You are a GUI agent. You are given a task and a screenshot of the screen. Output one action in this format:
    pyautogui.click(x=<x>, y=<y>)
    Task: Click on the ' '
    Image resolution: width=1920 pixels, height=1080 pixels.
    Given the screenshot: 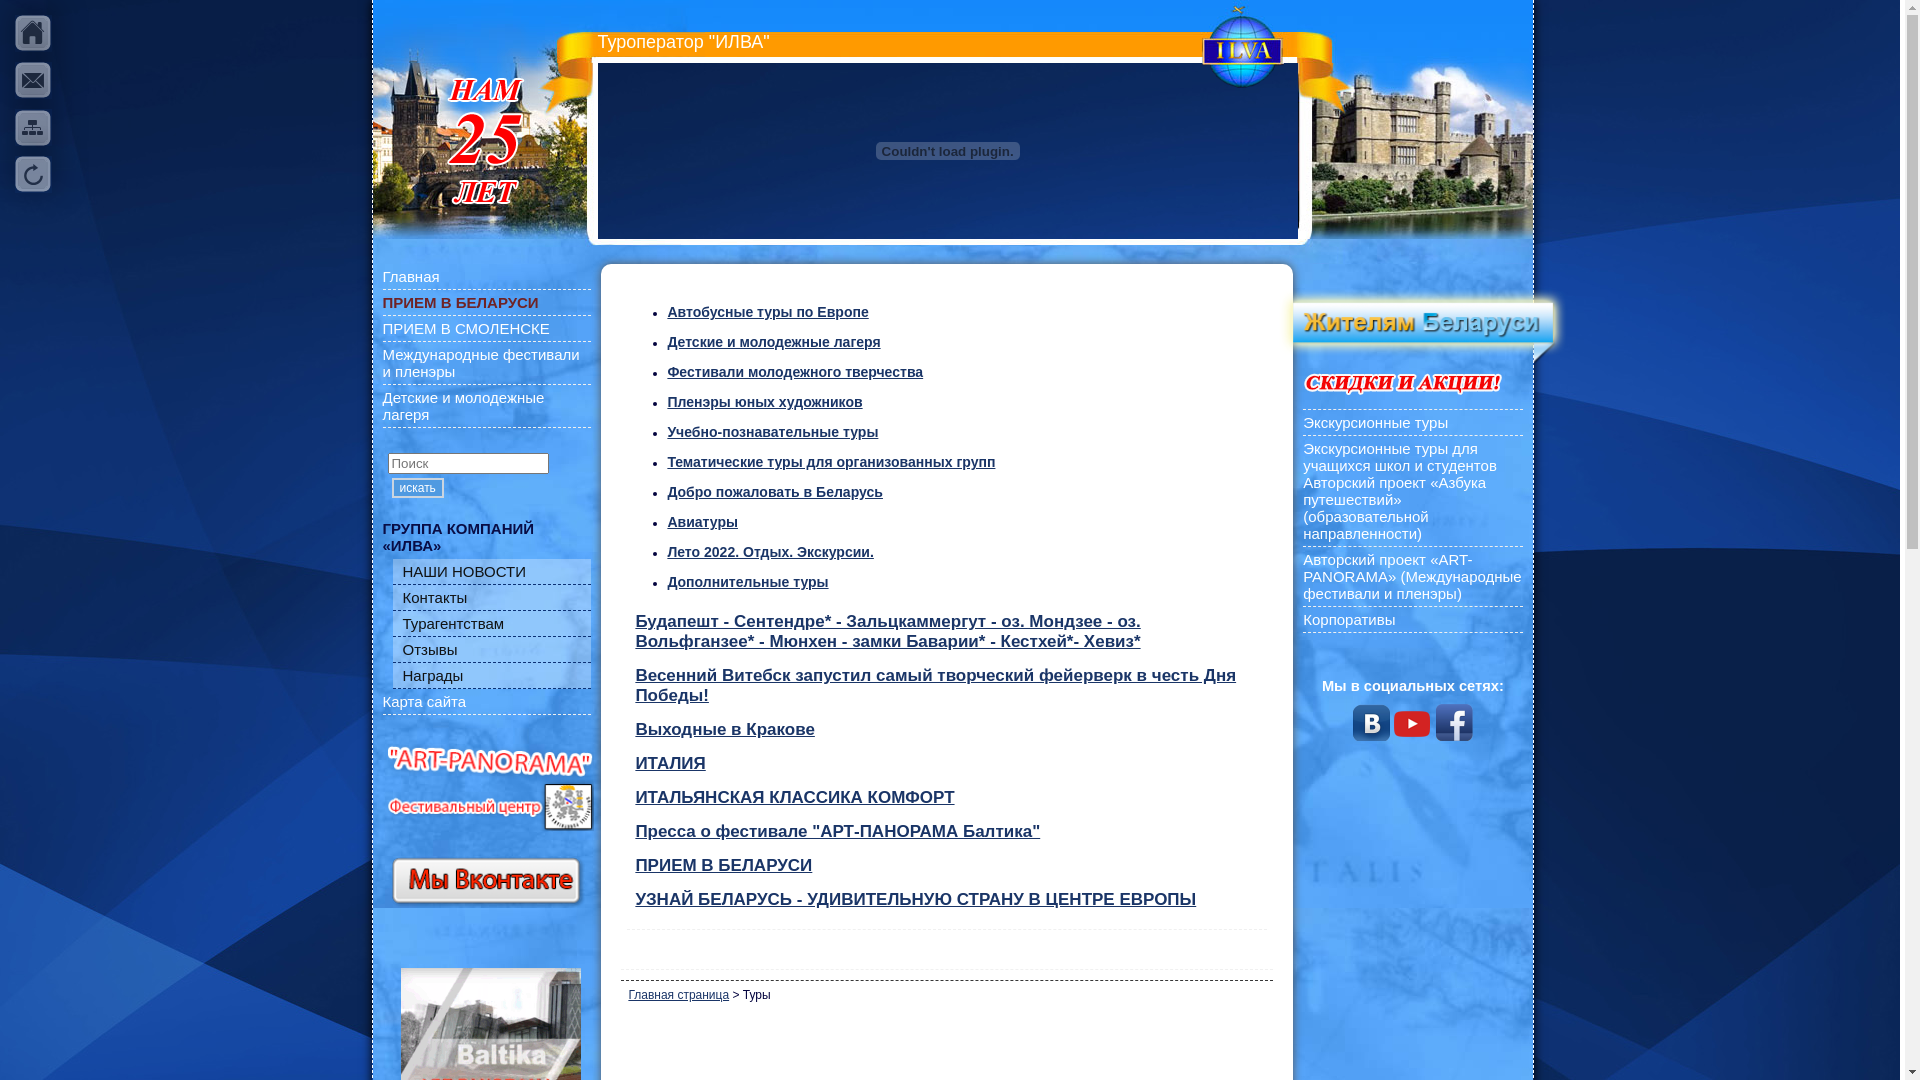 What is the action you would take?
    pyautogui.click(x=33, y=127)
    